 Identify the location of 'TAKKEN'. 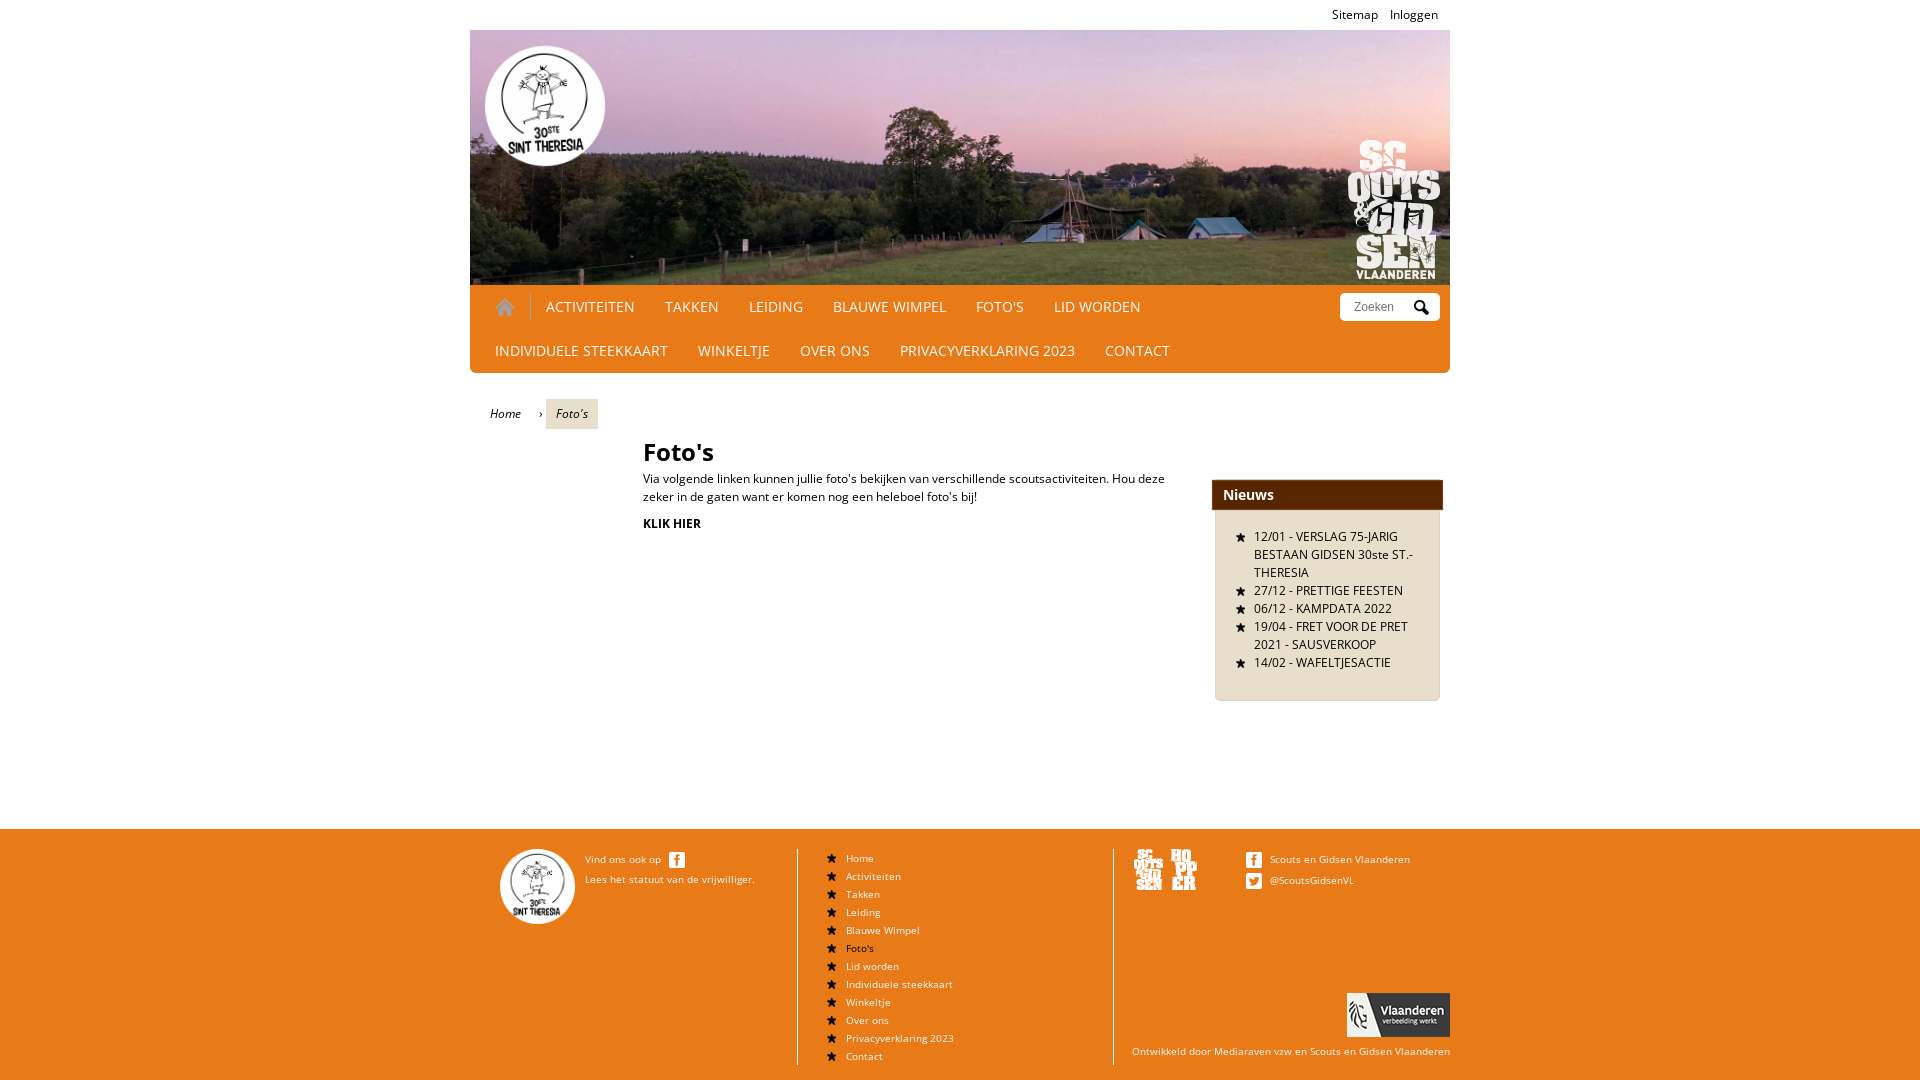
(691, 306).